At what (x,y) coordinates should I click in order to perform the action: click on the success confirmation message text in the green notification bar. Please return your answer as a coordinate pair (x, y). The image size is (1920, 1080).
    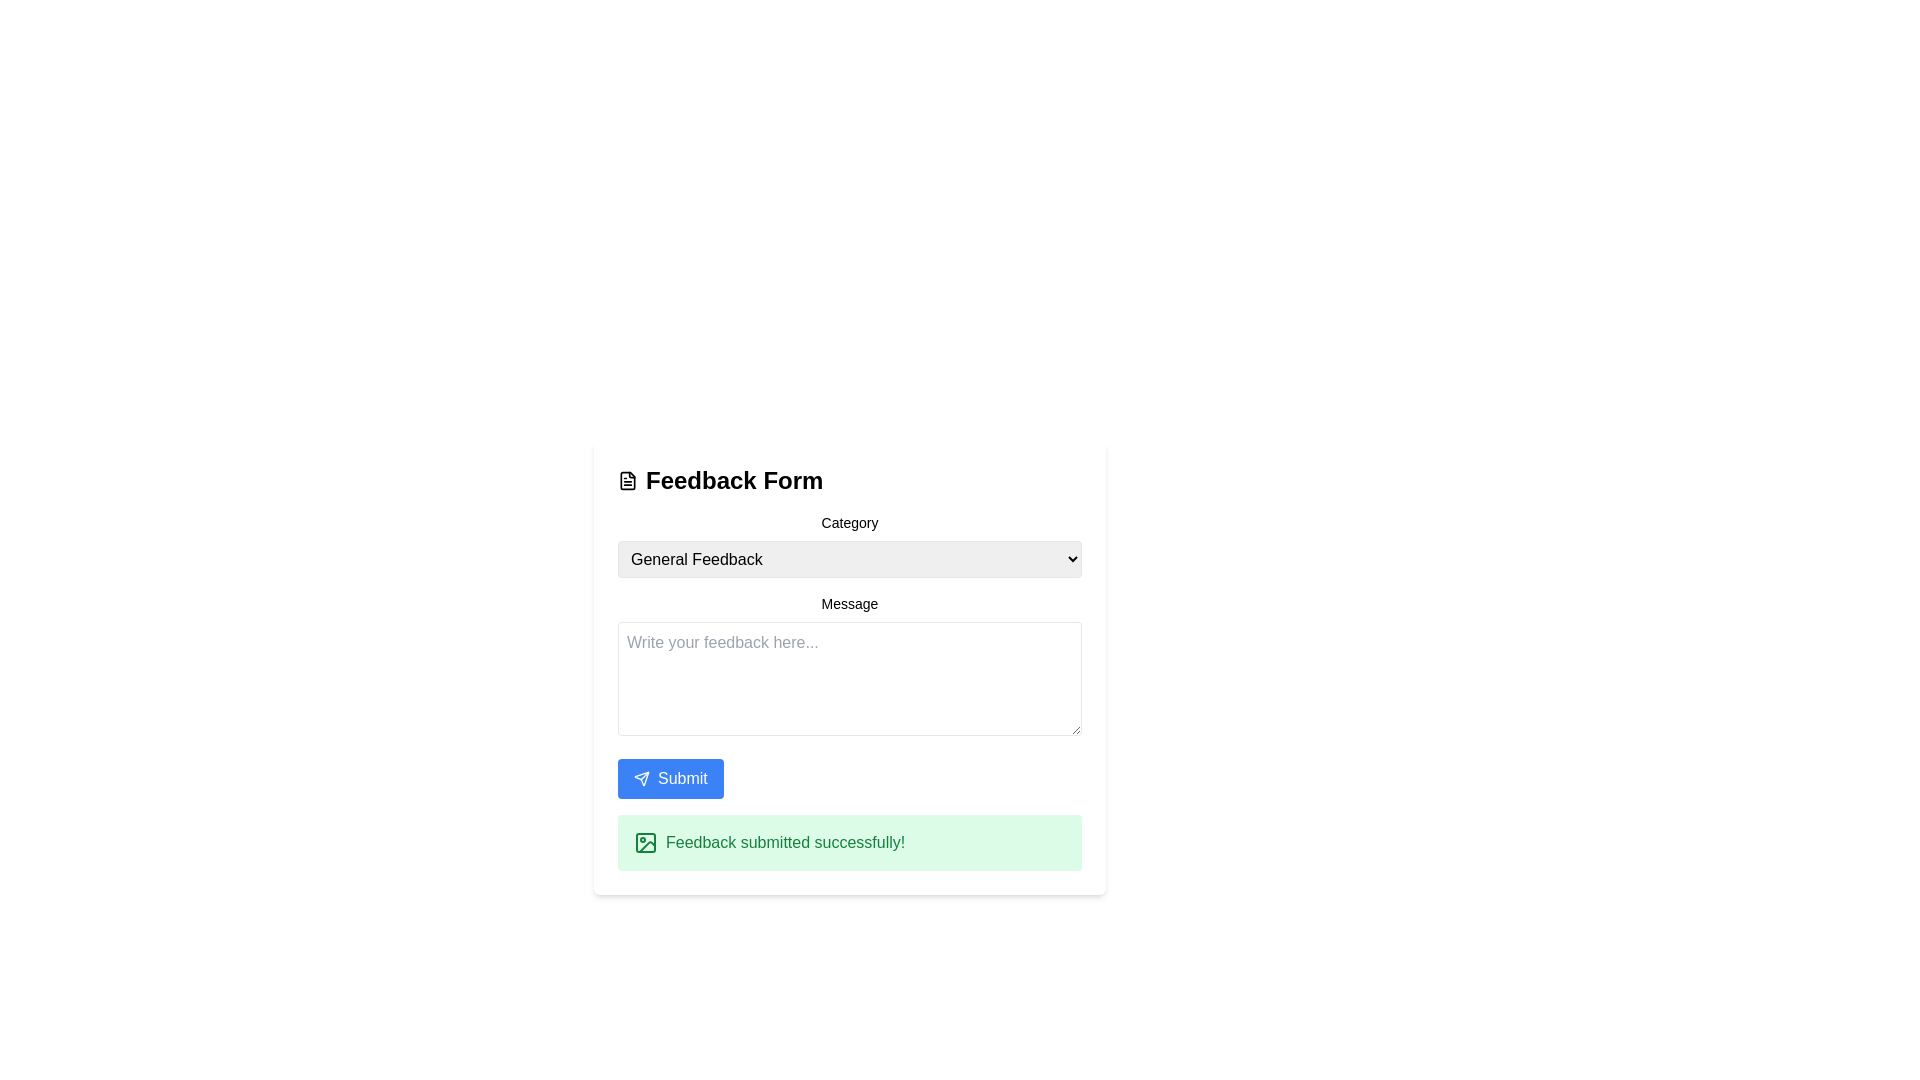
    Looking at the image, I should click on (784, 843).